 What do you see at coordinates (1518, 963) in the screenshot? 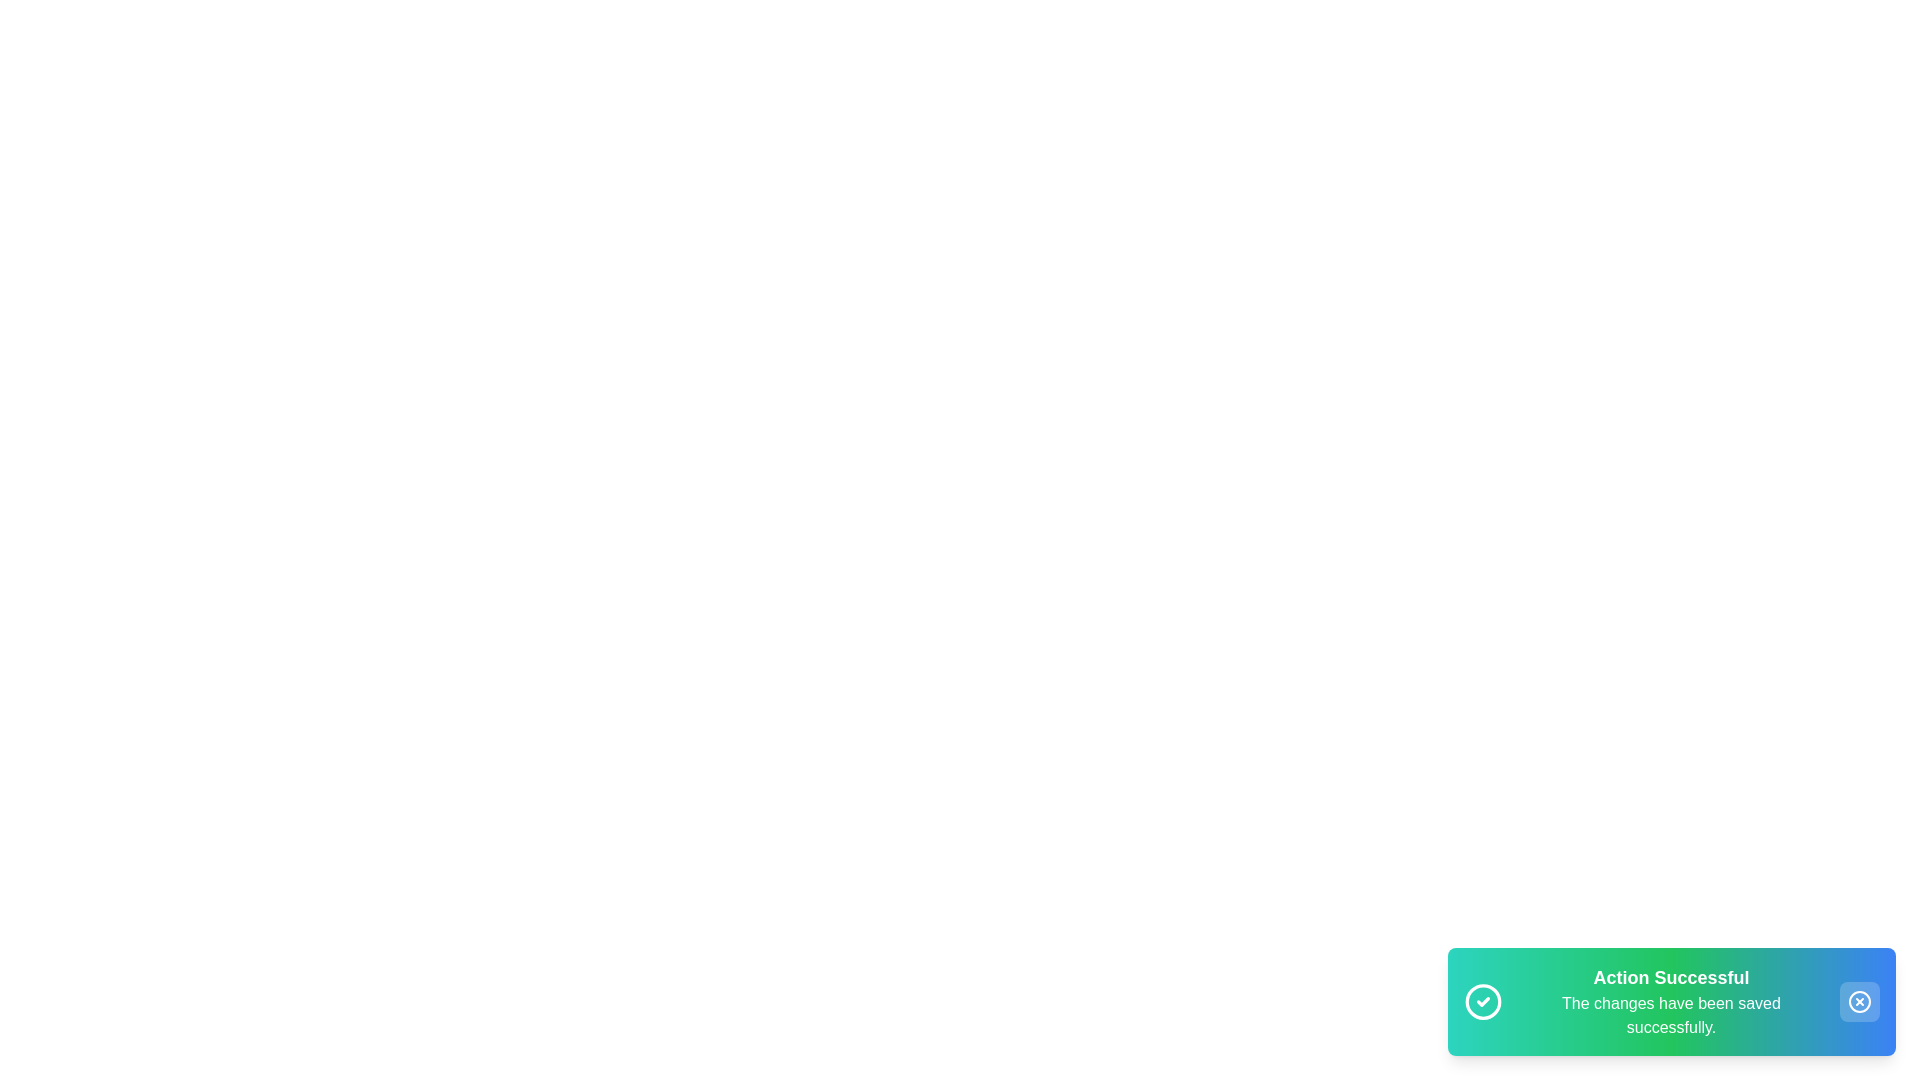
I see `the text displayed in the snackbar using a mouse drag action` at bounding box center [1518, 963].